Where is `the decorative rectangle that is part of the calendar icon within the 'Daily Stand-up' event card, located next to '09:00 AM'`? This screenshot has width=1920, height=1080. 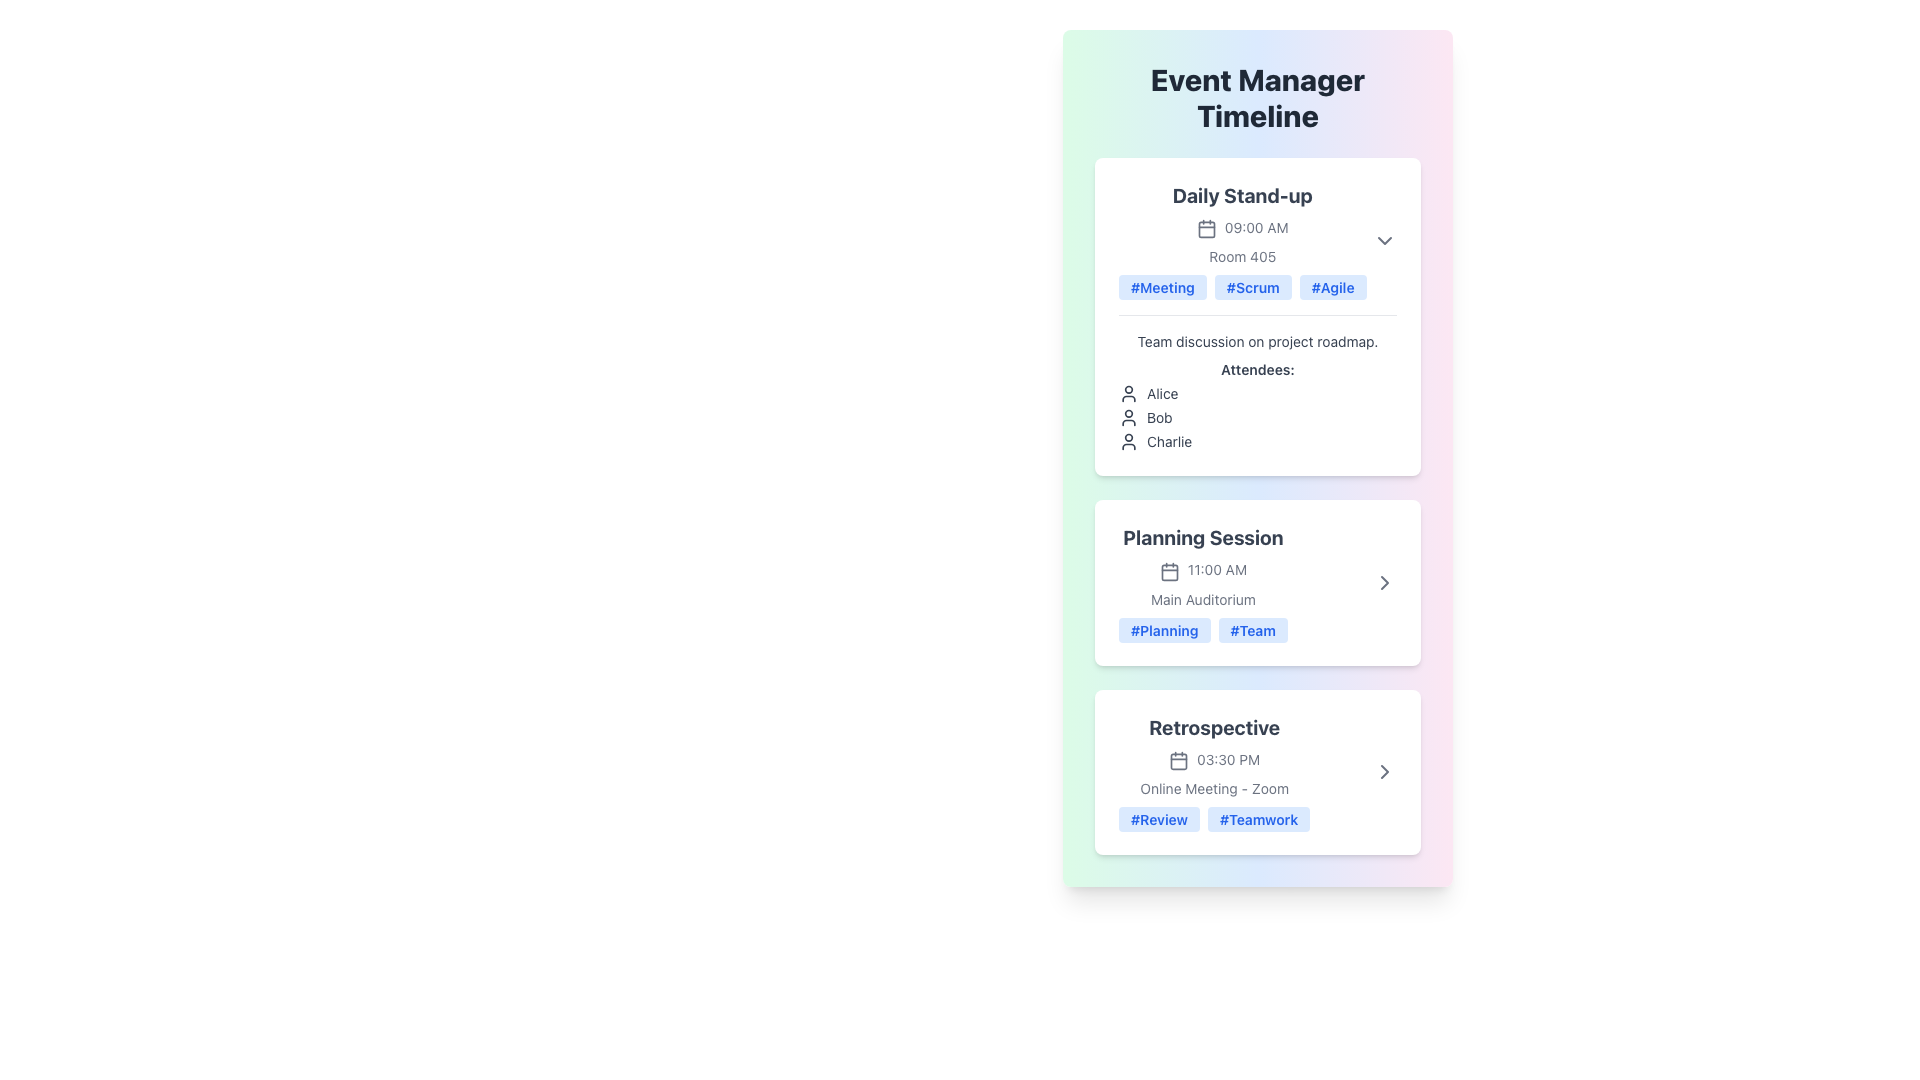 the decorative rectangle that is part of the calendar icon within the 'Daily Stand-up' event card, located next to '09:00 AM' is located at coordinates (1205, 229).